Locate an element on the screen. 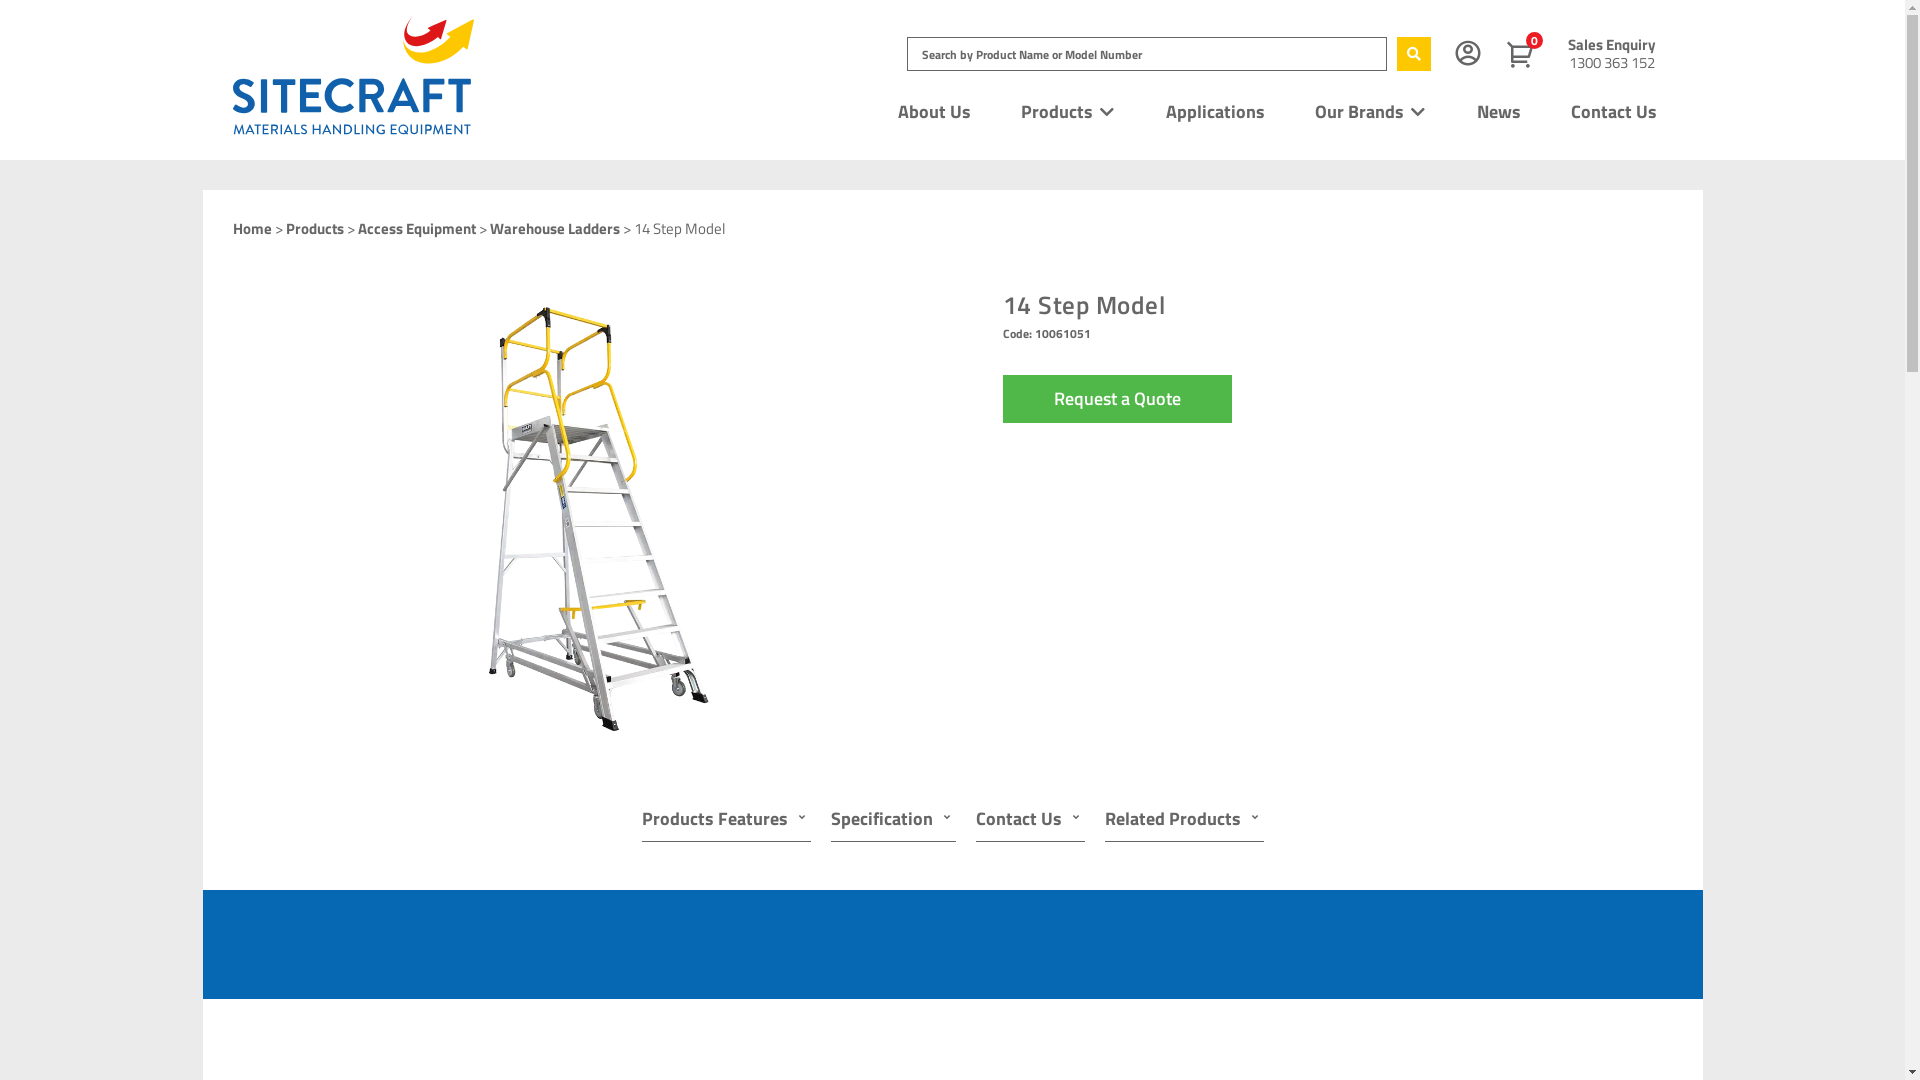 This screenshot has width=1920, height=1080. 'Access Equipment' is located at coordinates (416, 227).